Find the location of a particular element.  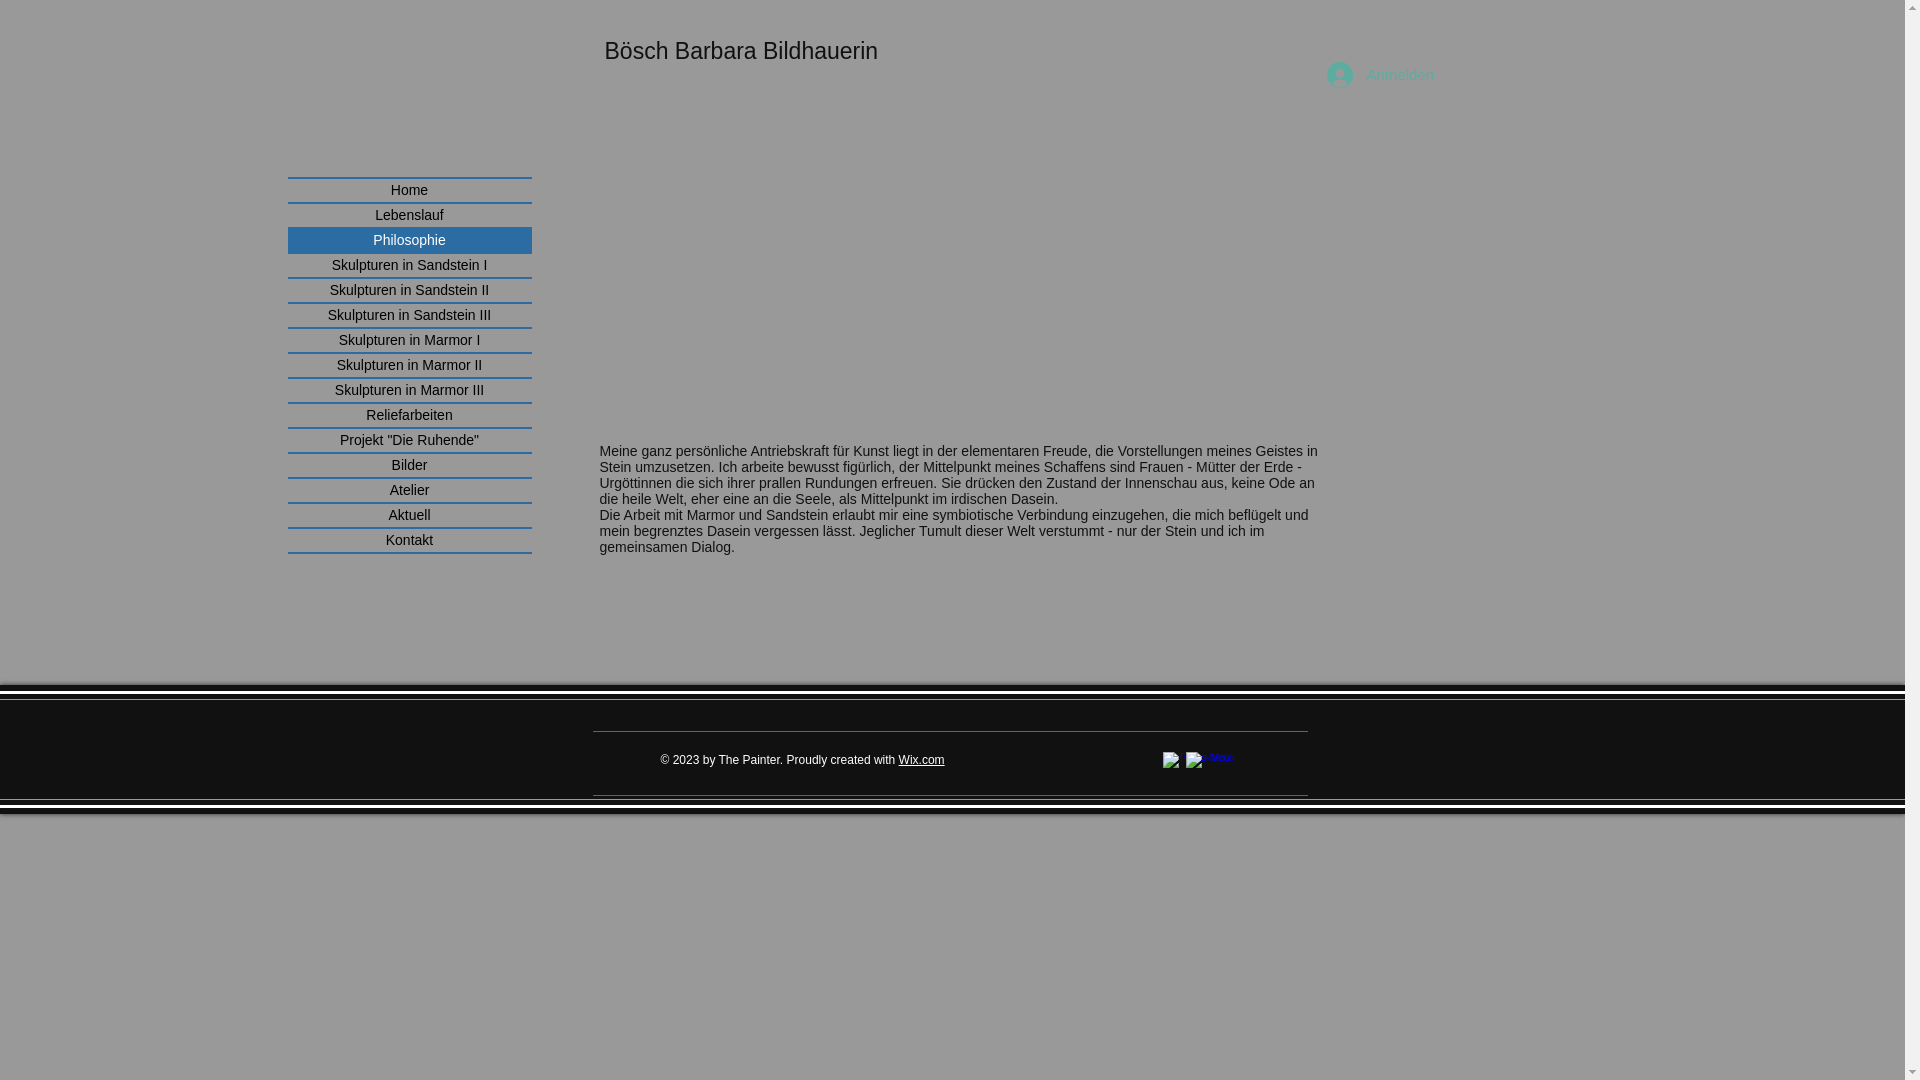

'Home' is located at coordinates (408, 190).